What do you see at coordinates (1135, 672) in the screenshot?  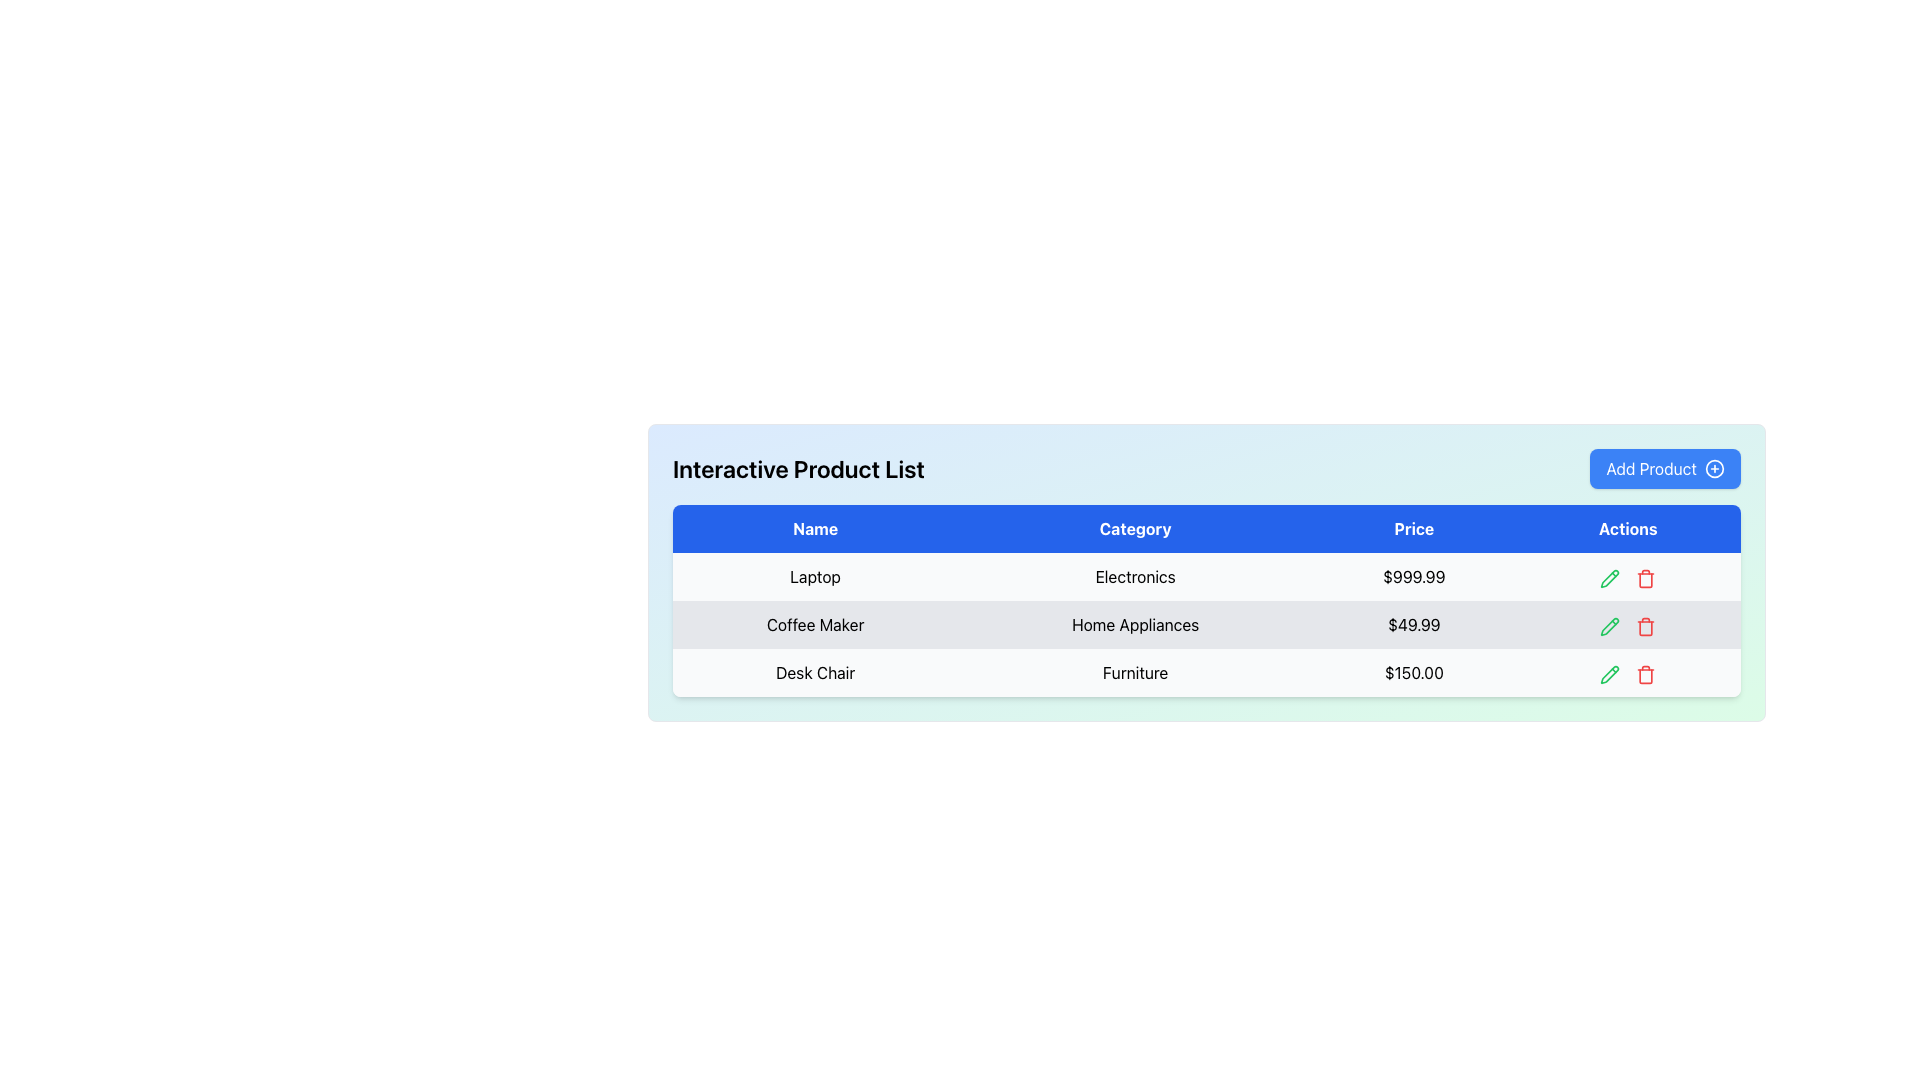 I see `the 'Furniture' text label in the third row of the table under the 'Category' column` at bounding box center [1135, 672].